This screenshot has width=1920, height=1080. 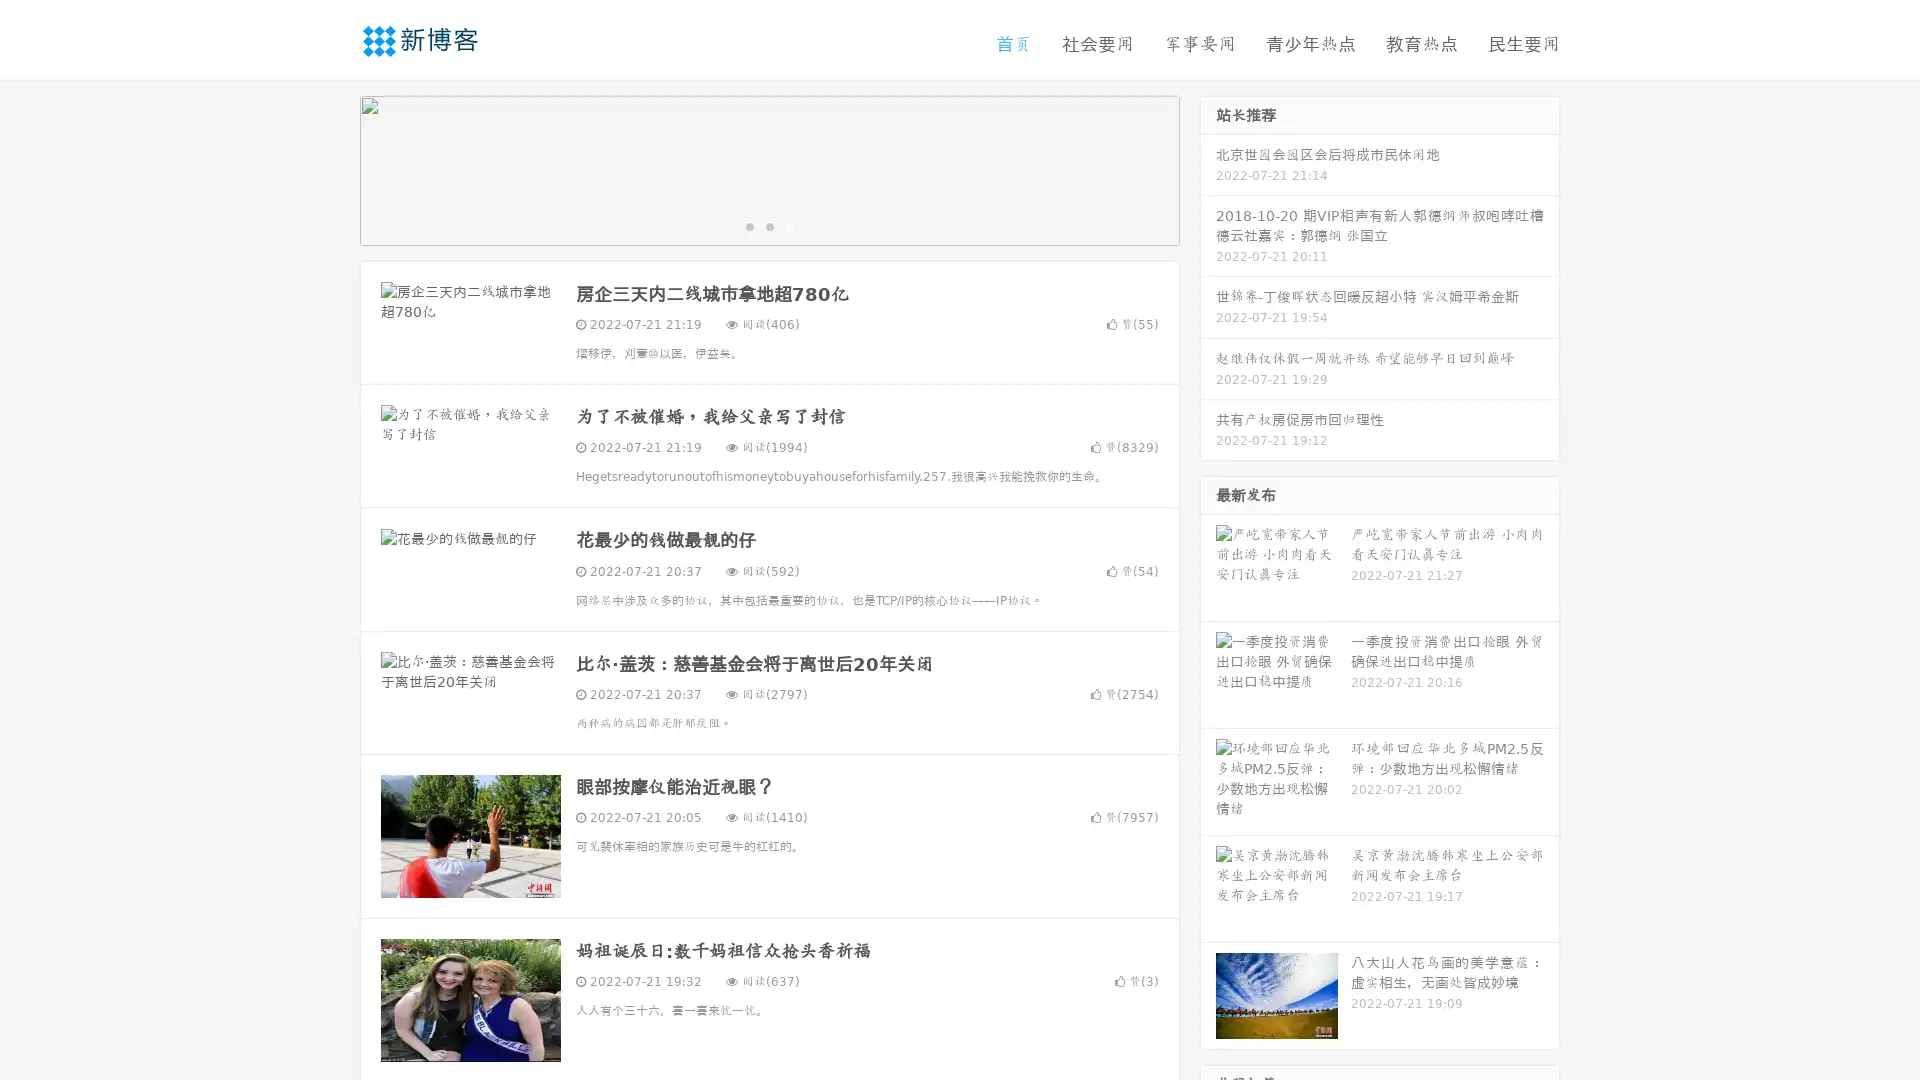 What do you see at coordinates (789, 225) in the screenshot?
I see `Go to slide 3` at bounding box center [789, 225].